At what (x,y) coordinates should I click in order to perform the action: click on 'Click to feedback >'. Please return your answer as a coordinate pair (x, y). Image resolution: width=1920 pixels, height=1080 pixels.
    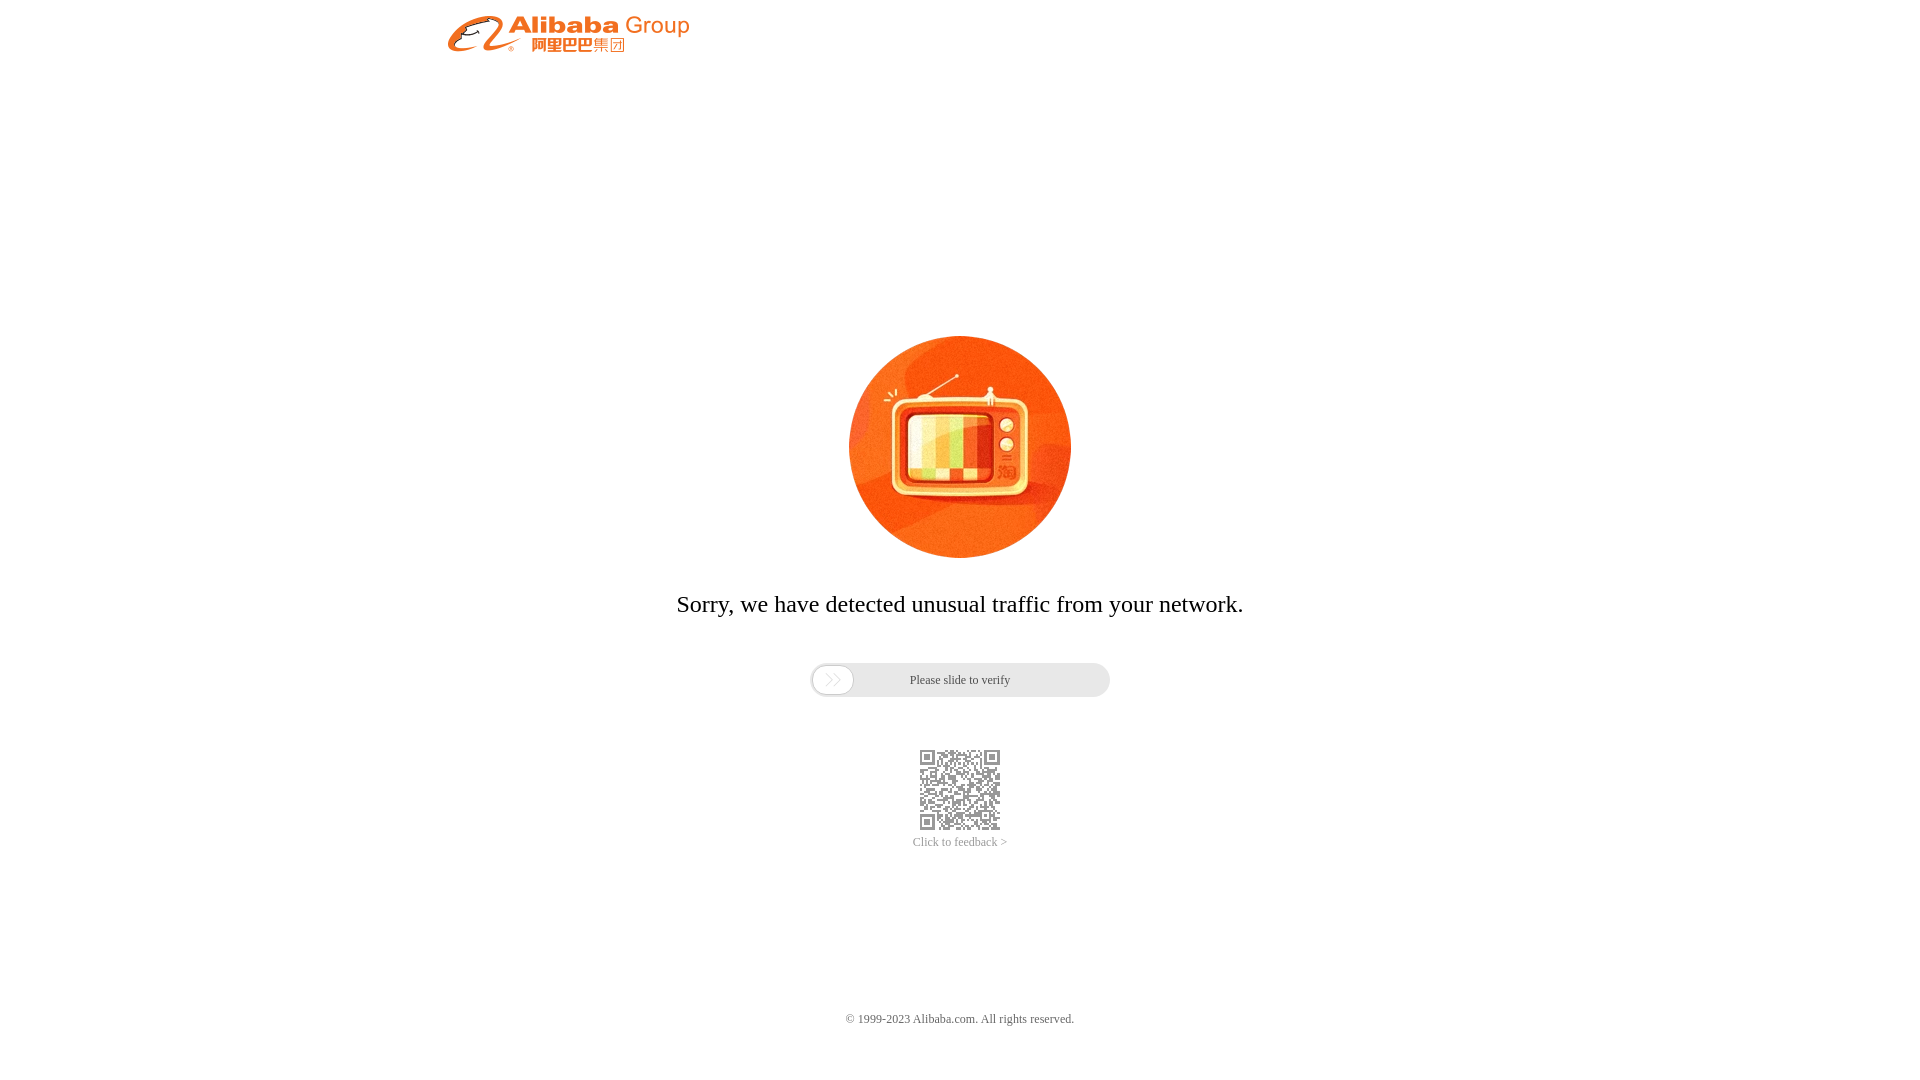
    Looking at the image, I should click on (960, 842).